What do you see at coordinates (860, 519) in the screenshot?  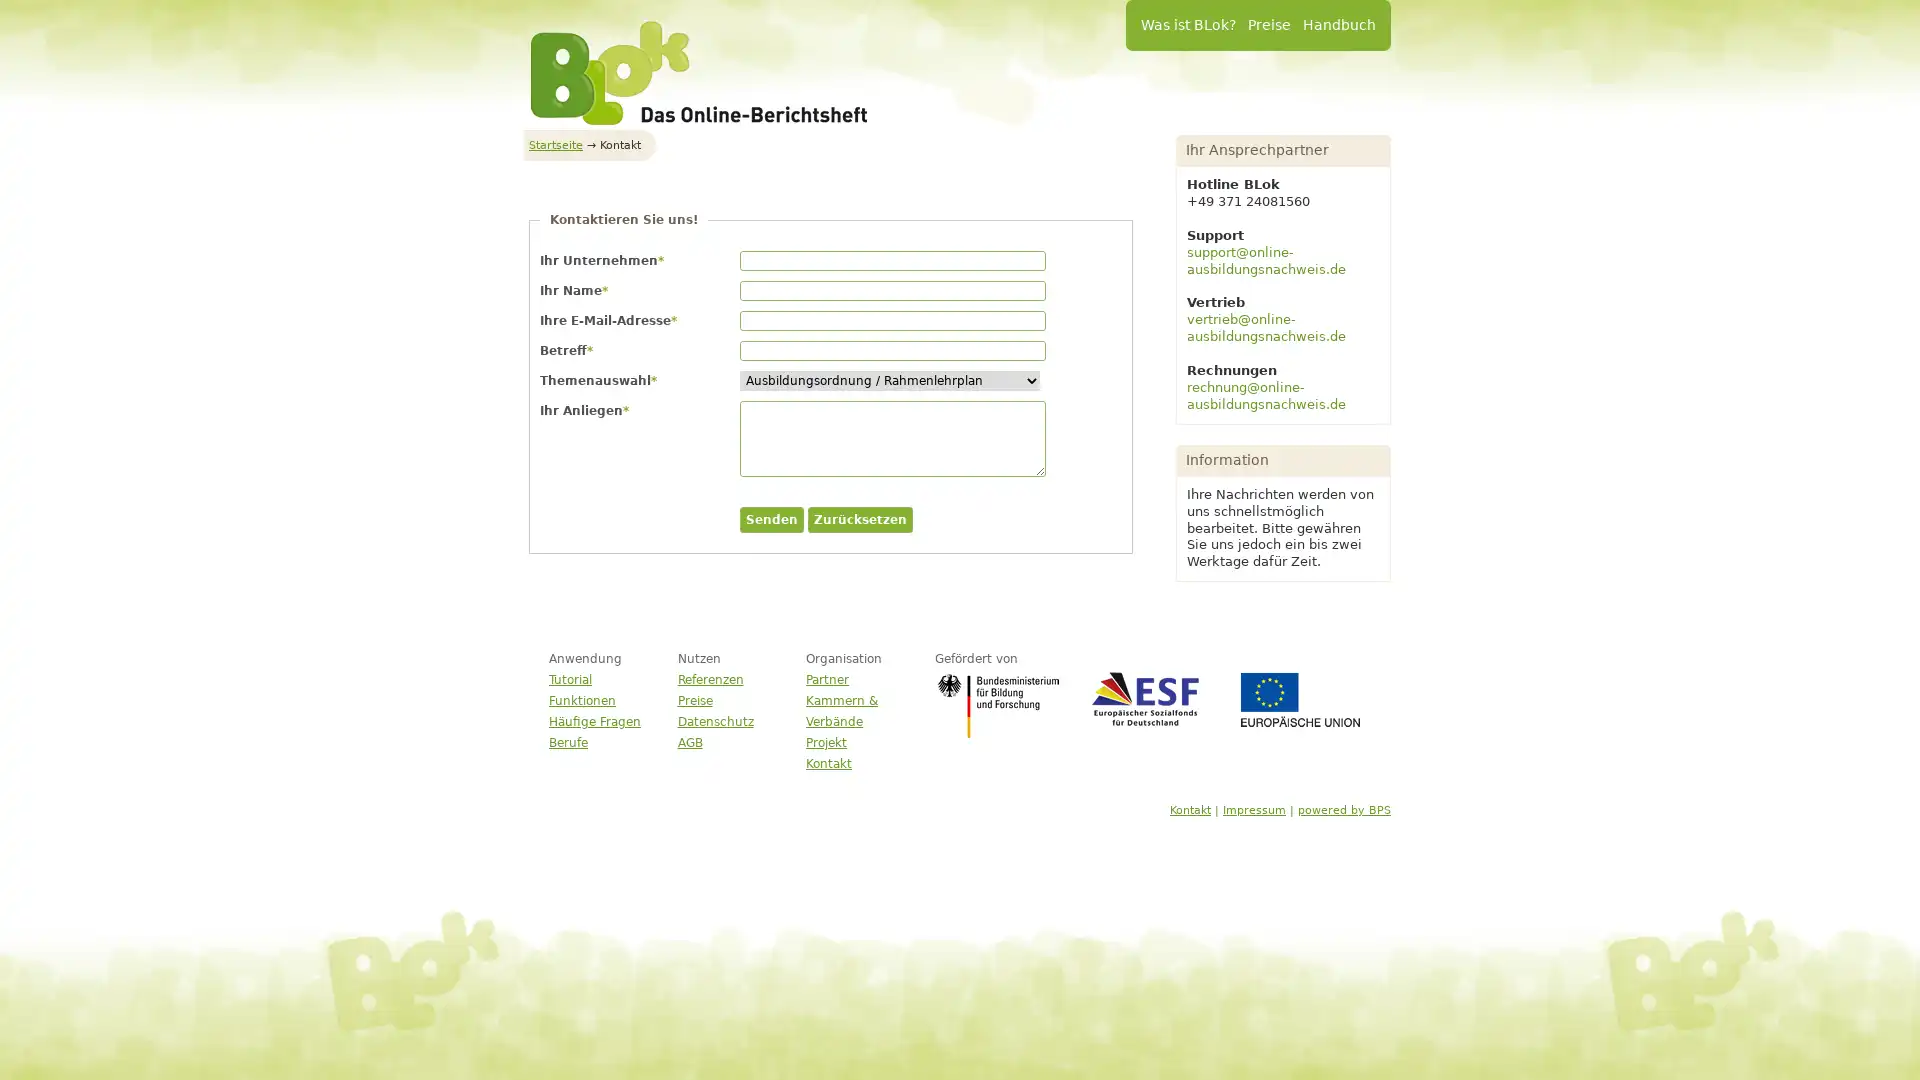 I see `Zurucksetzen` at bounding box center [860, 519].